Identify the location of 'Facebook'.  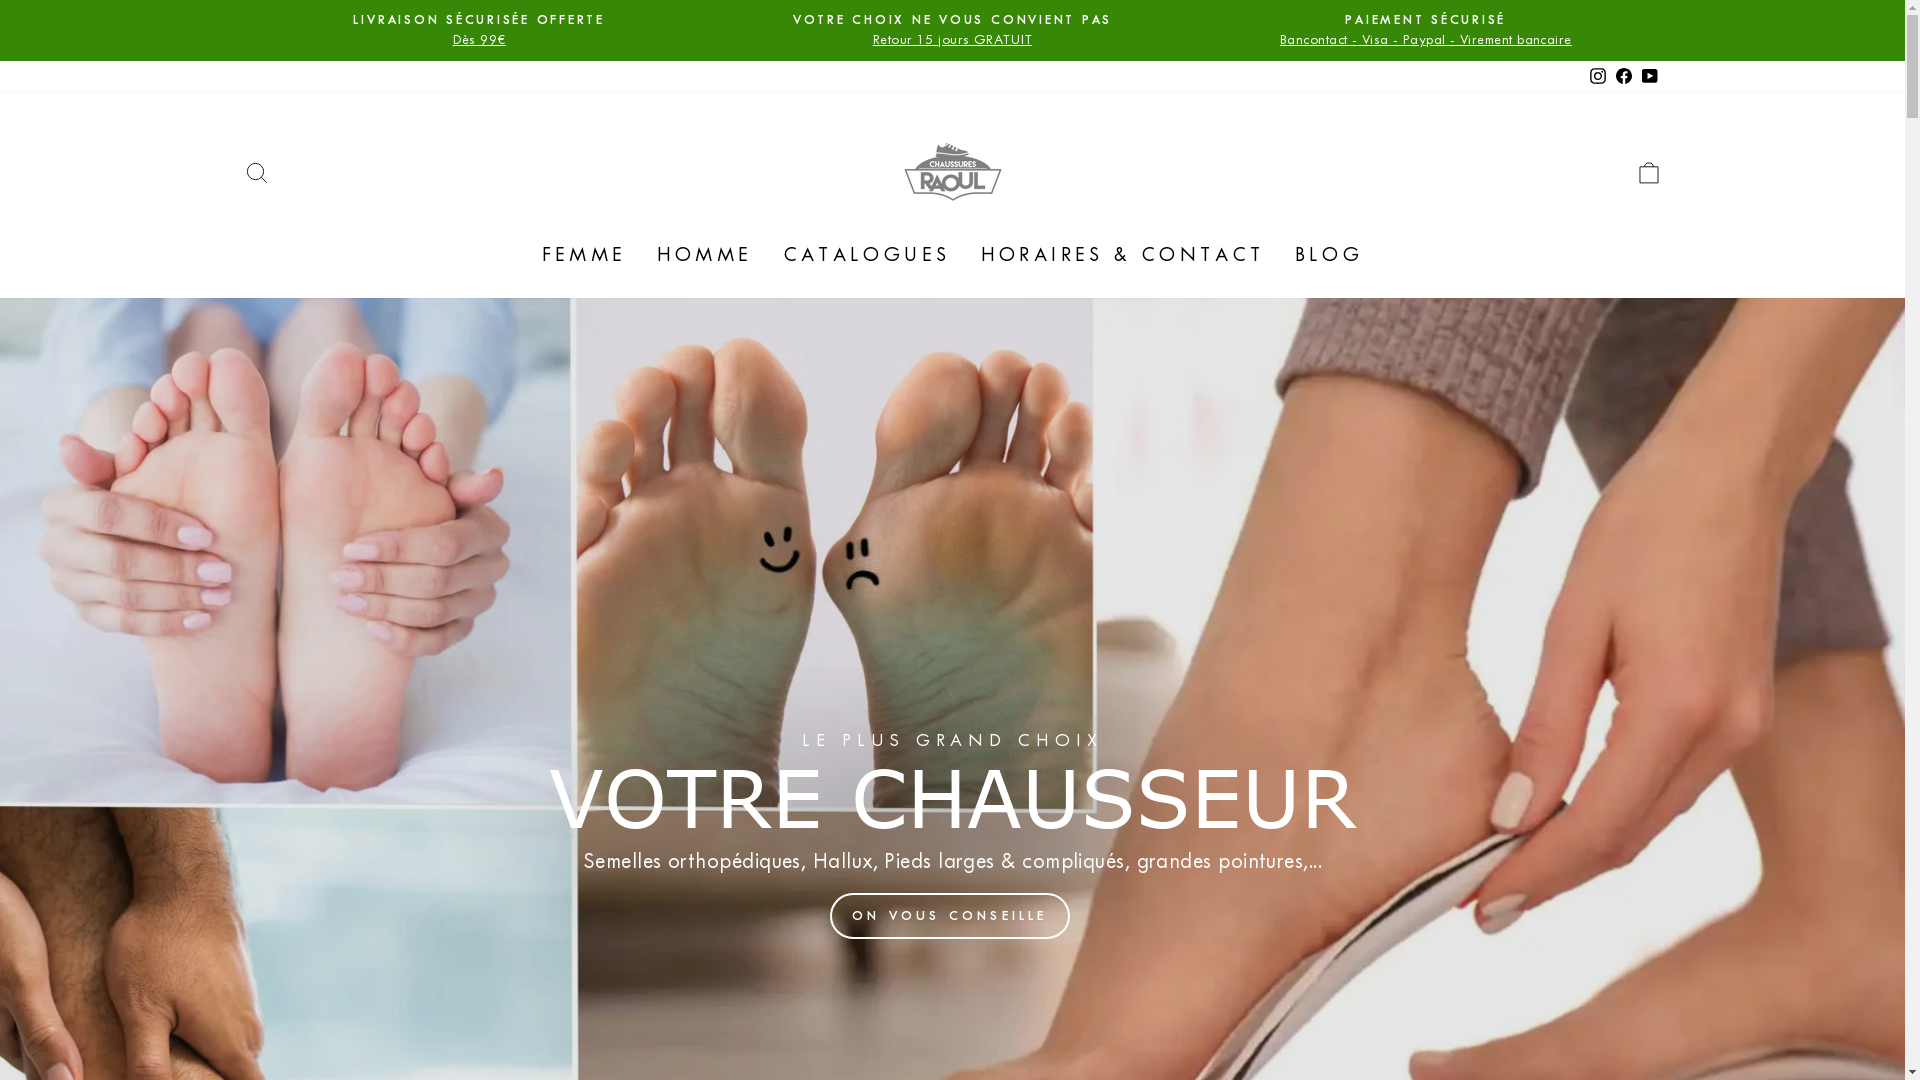
(1622, 75).